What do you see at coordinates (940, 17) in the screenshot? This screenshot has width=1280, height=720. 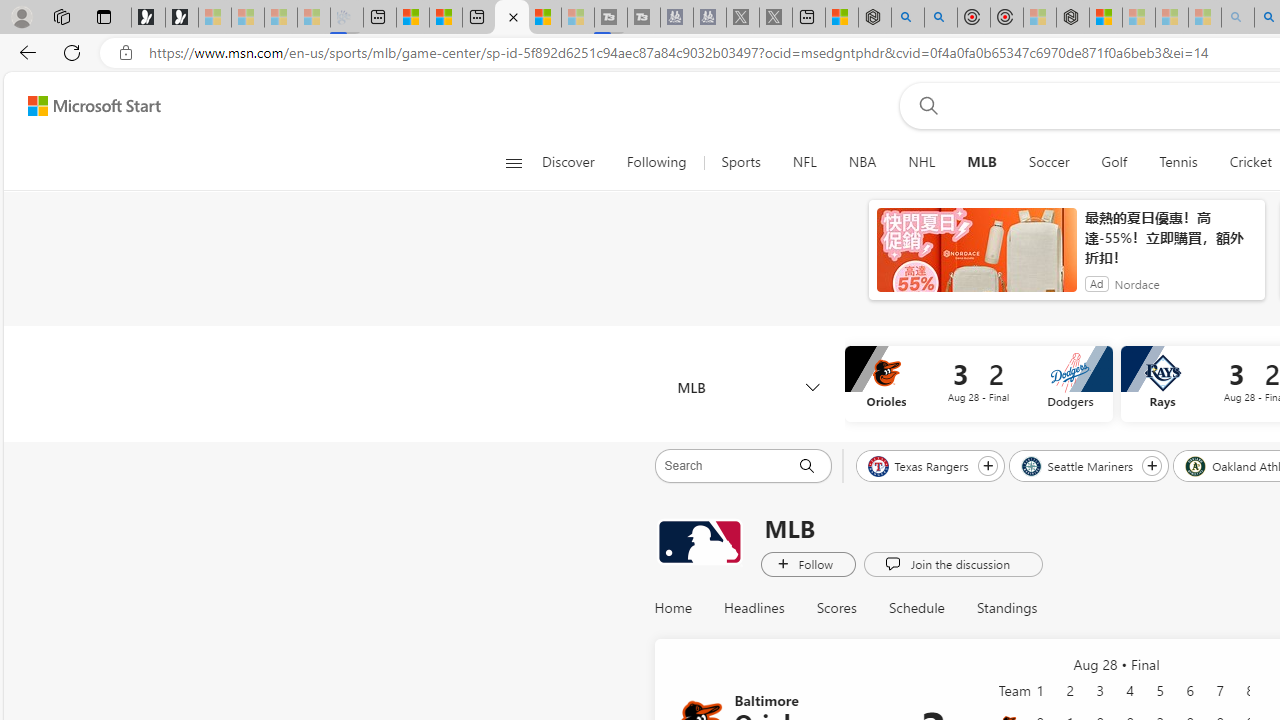 I see `'poe ++ standard - Search'` at bounding box center [940, 17].